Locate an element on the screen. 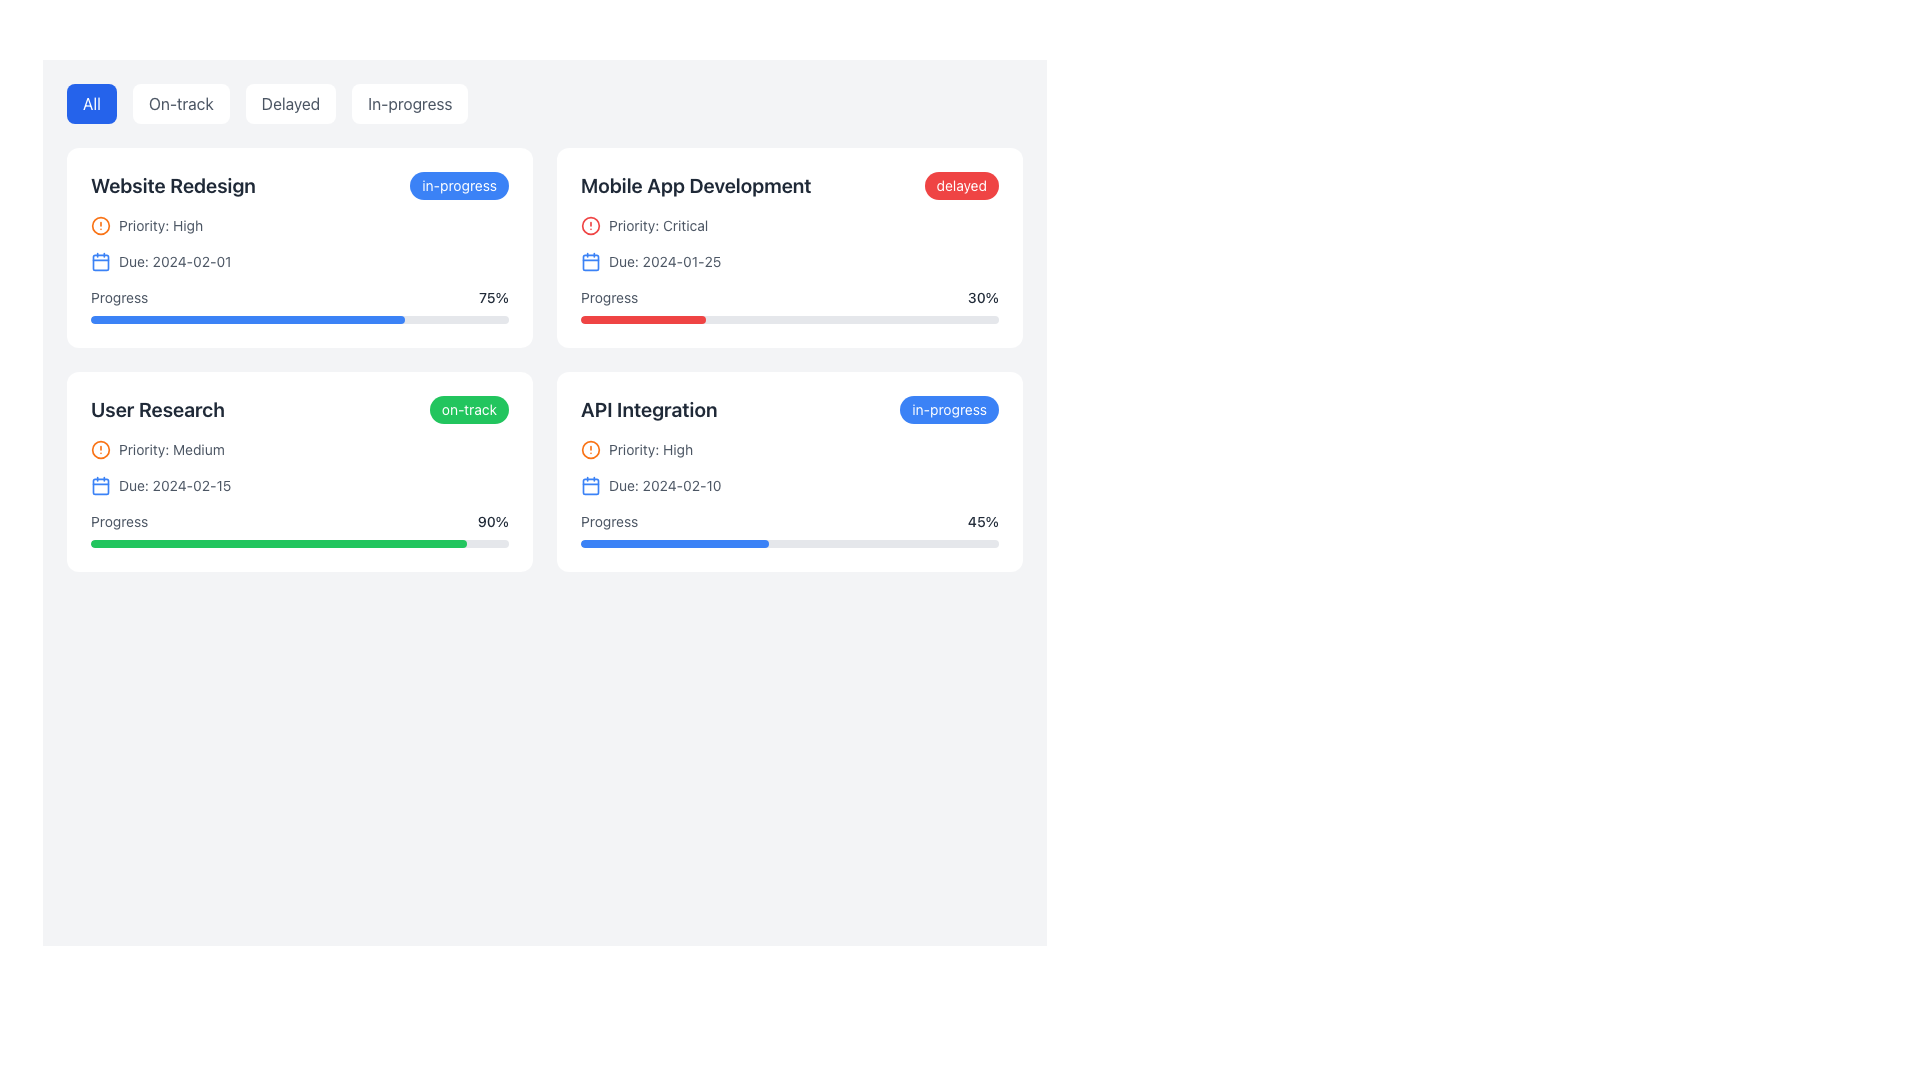  the 'On-track' button, which is the second button in a group of four aligned horizontally is located at coordinates (181, 104).